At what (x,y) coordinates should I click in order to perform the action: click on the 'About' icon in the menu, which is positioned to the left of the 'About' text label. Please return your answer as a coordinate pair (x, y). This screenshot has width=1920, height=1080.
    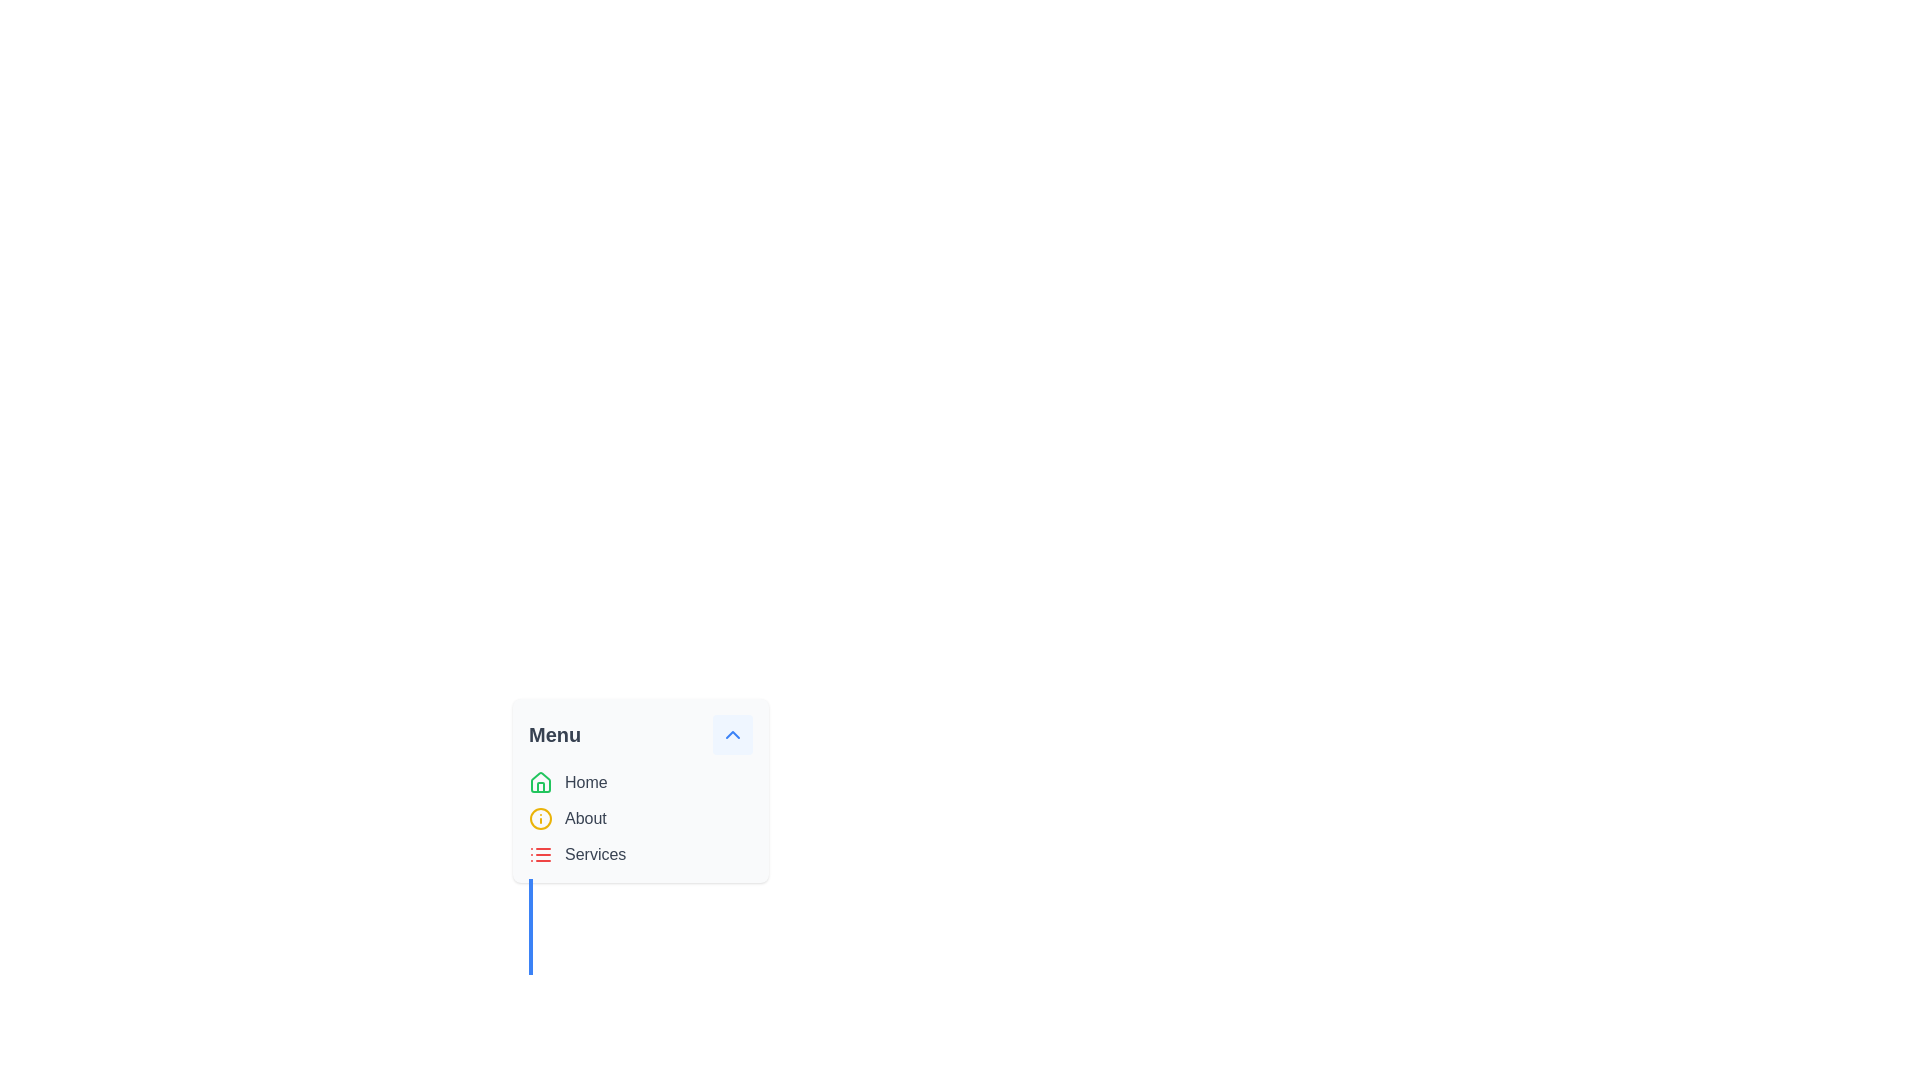
    Looking at the image, I should click on (541, 818).